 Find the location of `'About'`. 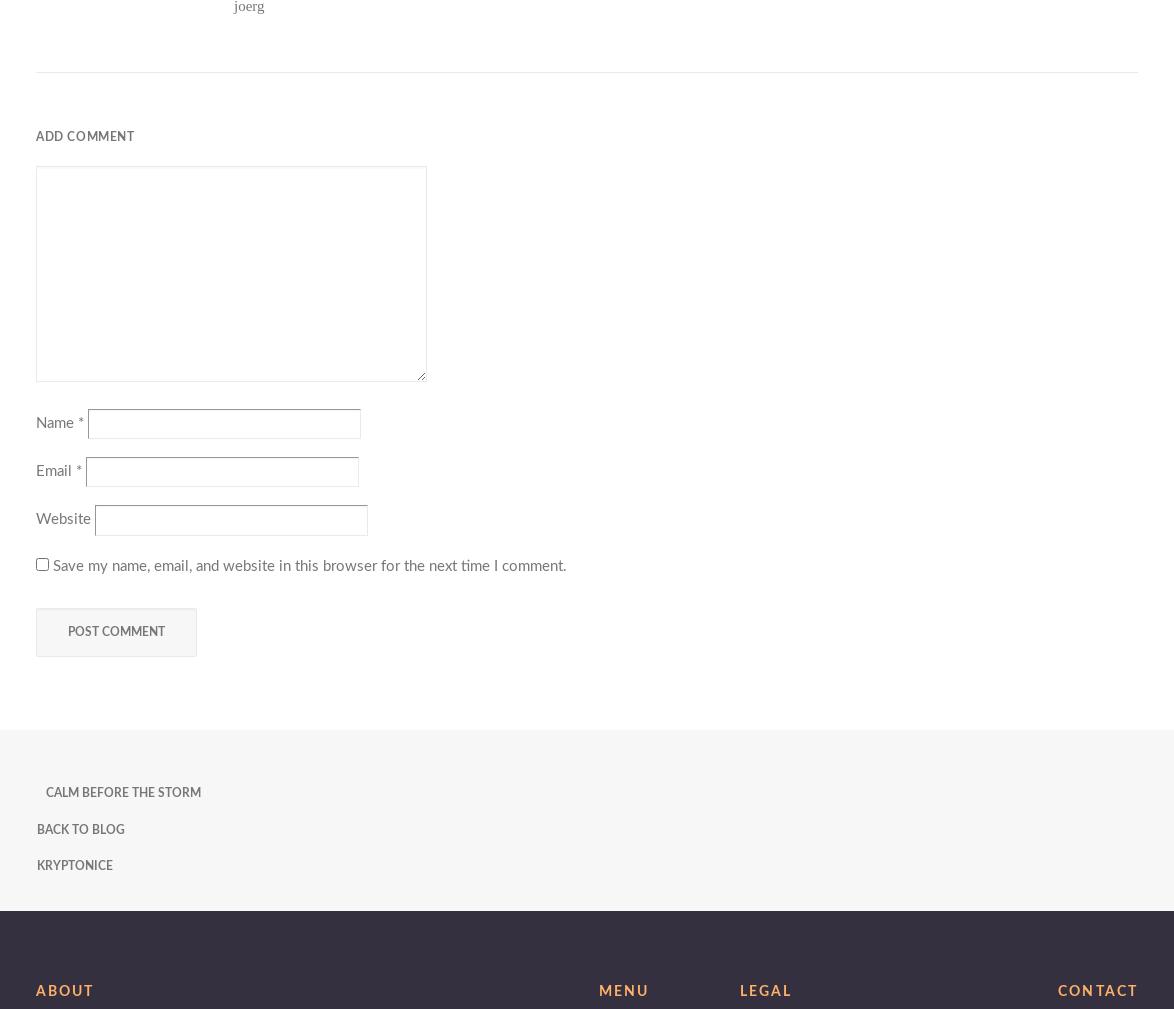

'About' is located at coordinates (65, 992).